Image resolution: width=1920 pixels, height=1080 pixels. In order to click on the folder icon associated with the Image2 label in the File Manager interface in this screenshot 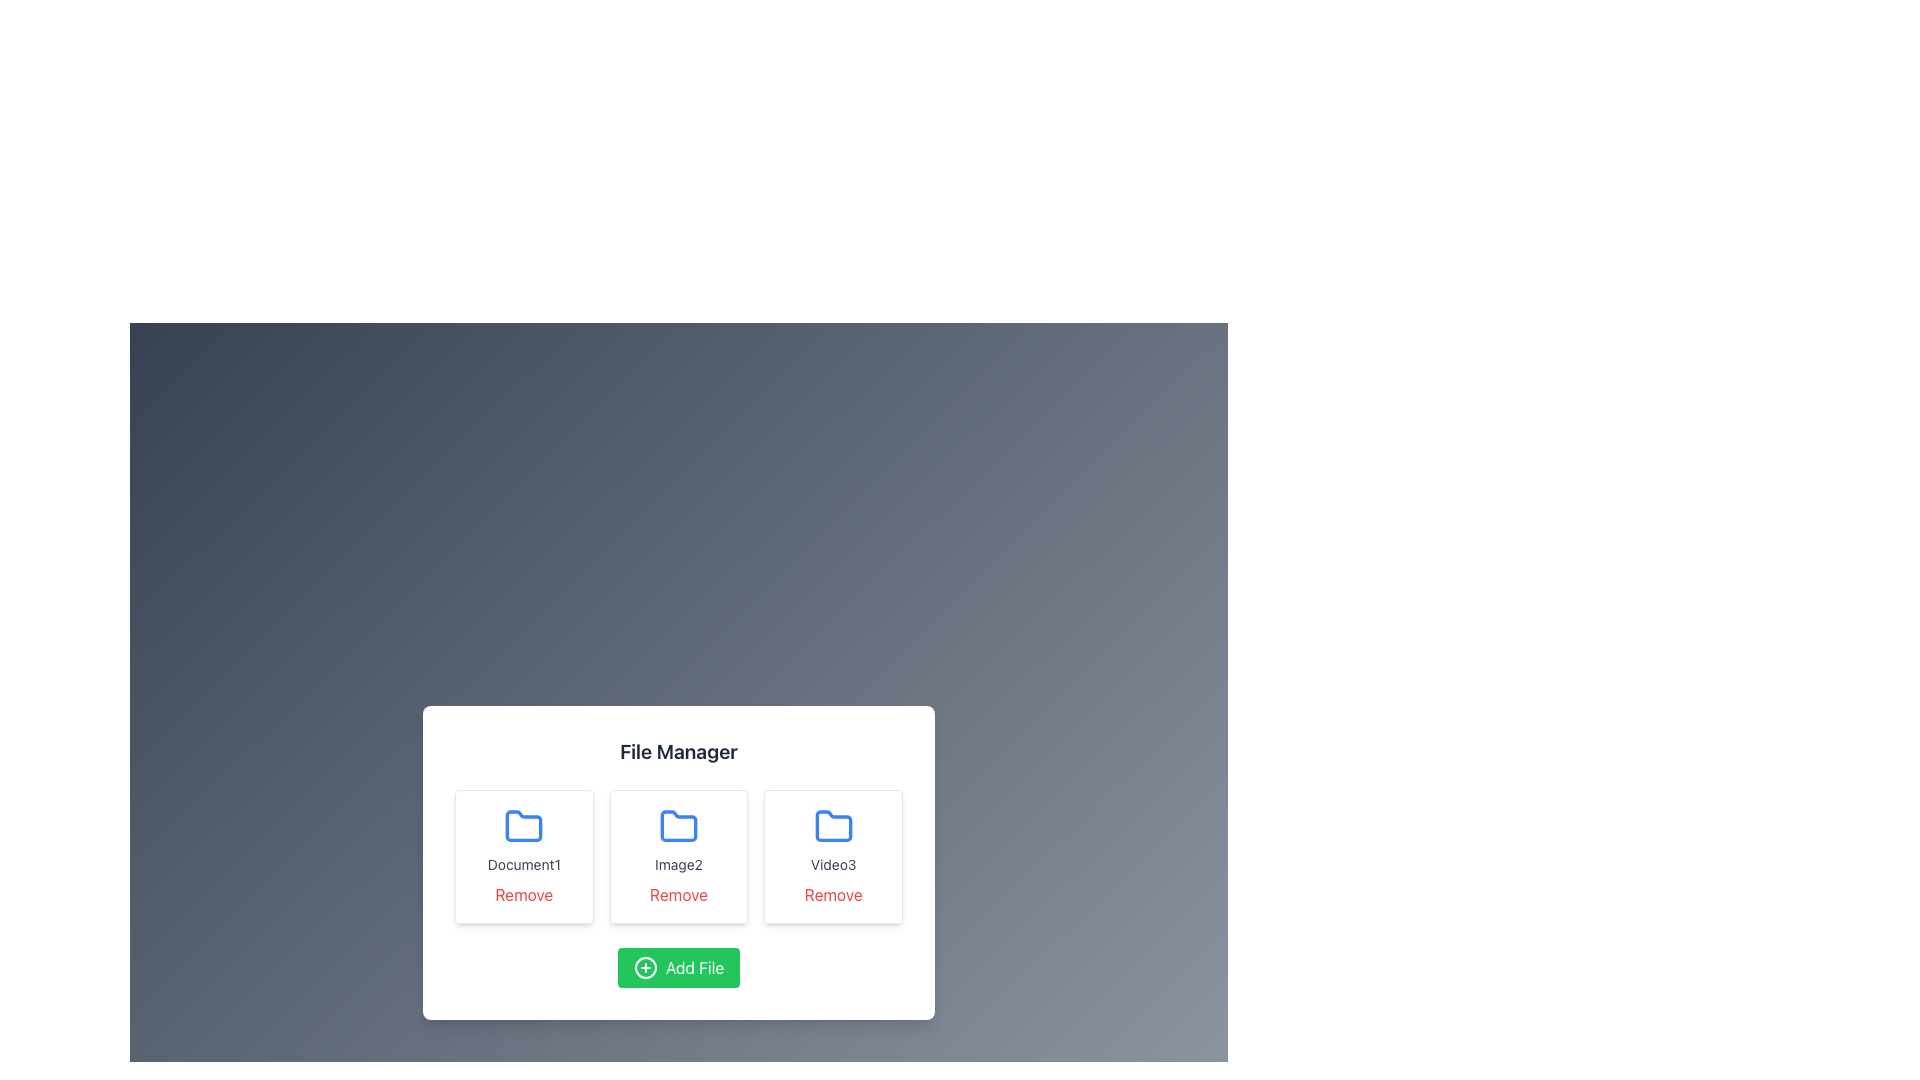, I will do `click(678, 826)`.